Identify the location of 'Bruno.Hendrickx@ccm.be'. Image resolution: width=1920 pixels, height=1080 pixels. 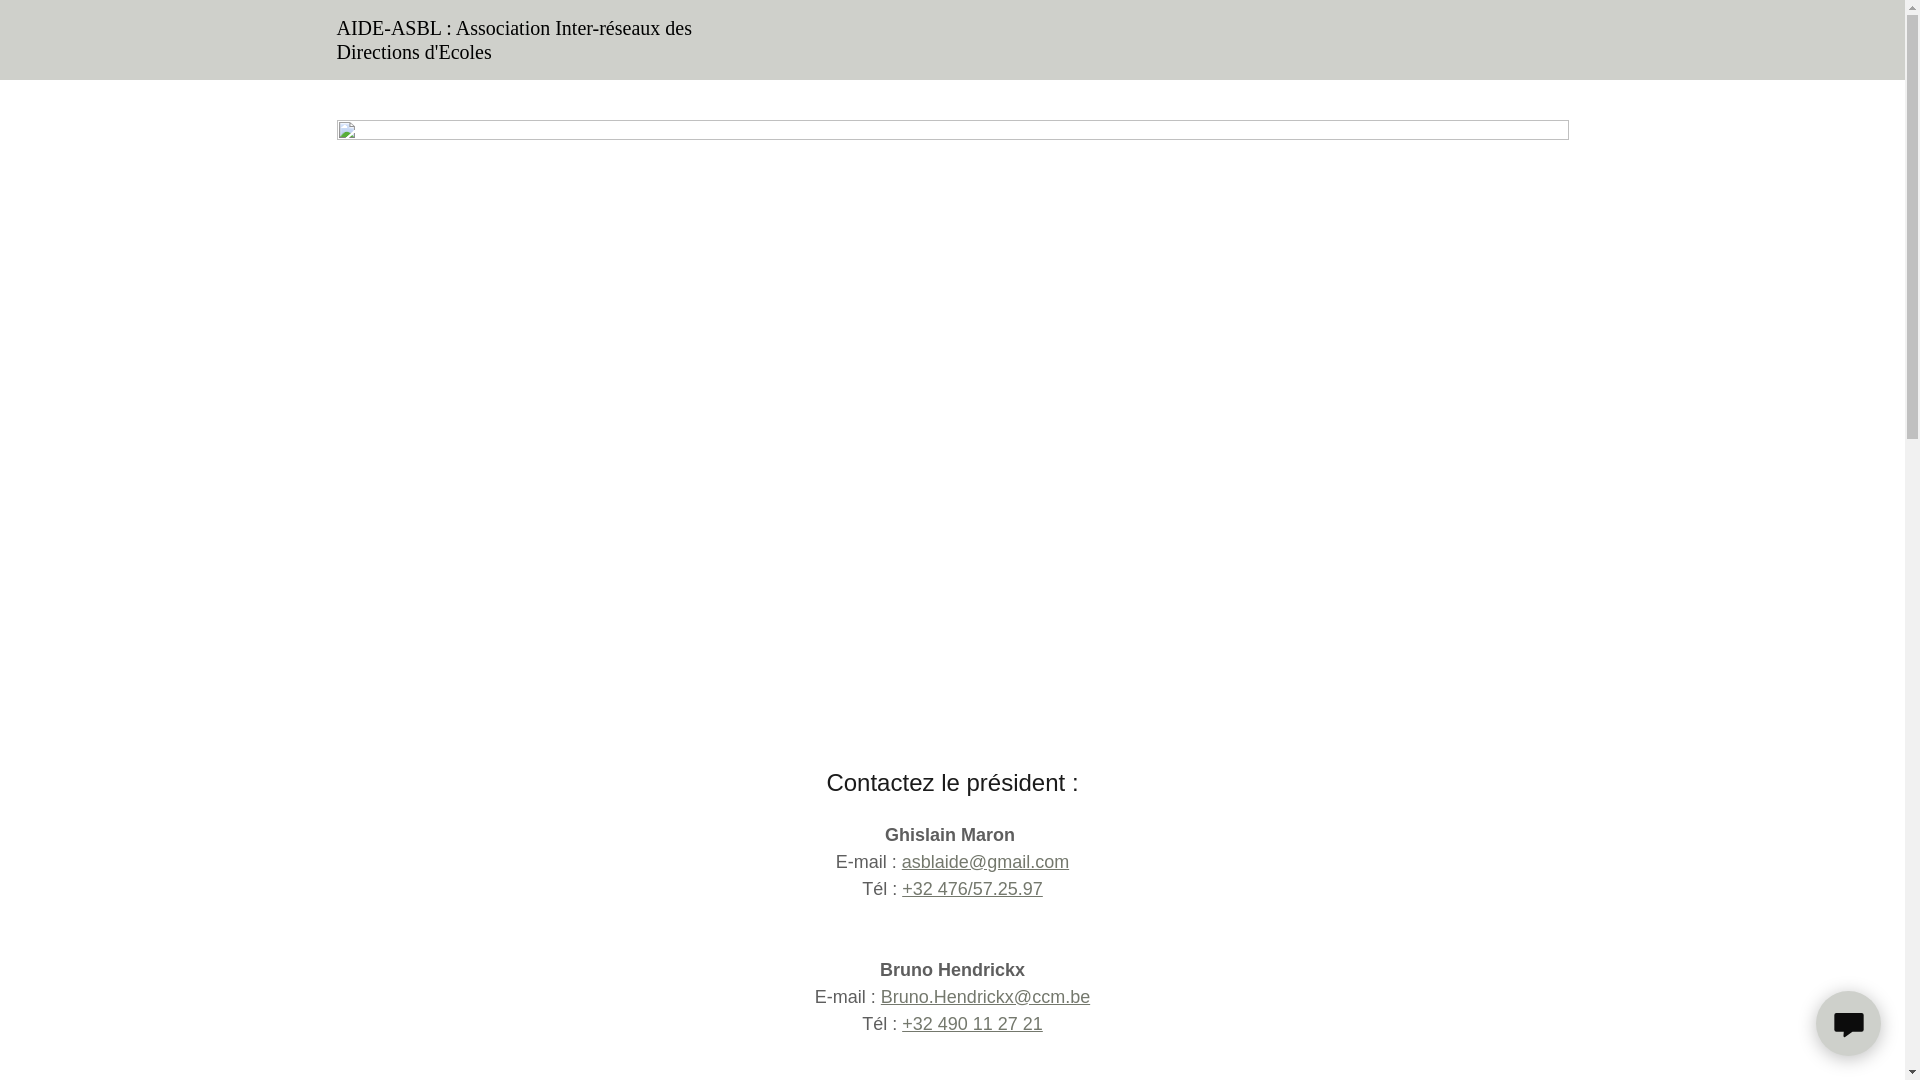
(985, 996).